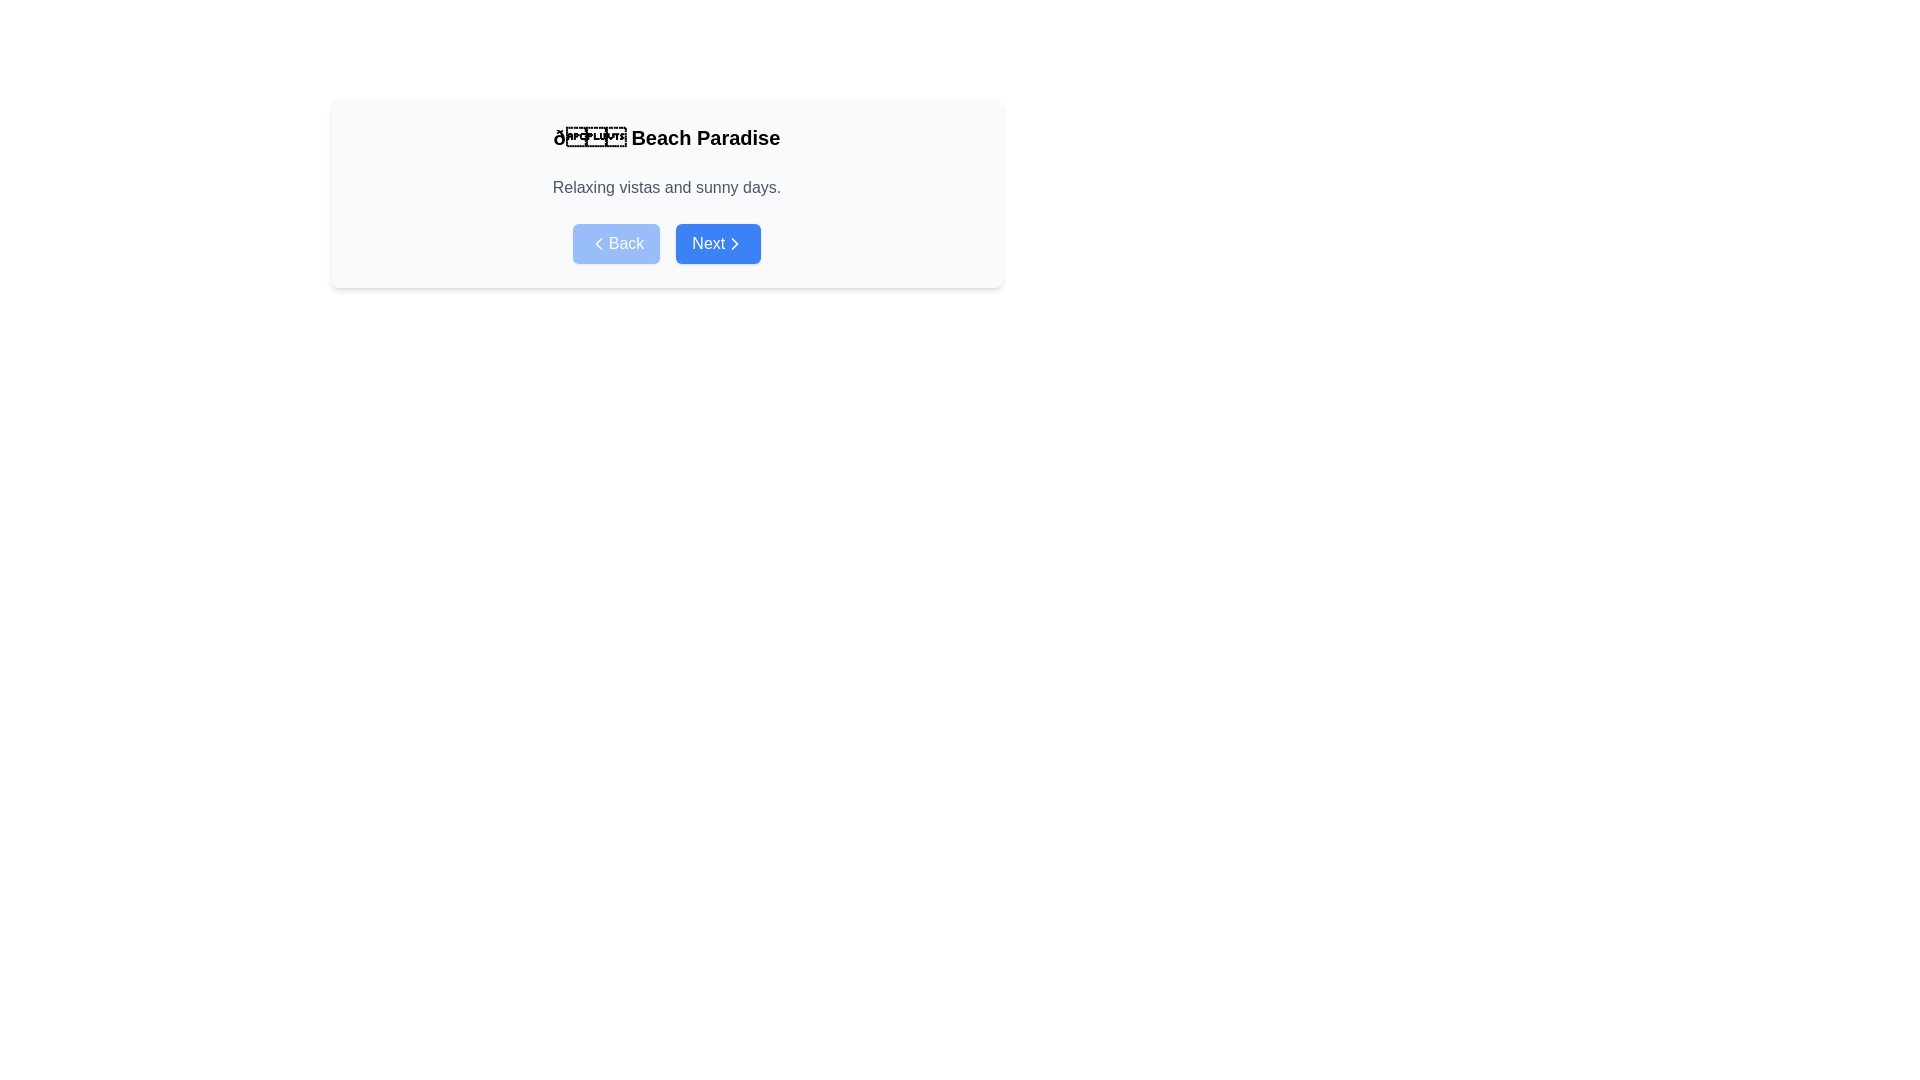  I want to click on left-facing chevron arrow SVG icon contained within the 'Back' button for debugging purposes, so click(597, 242).